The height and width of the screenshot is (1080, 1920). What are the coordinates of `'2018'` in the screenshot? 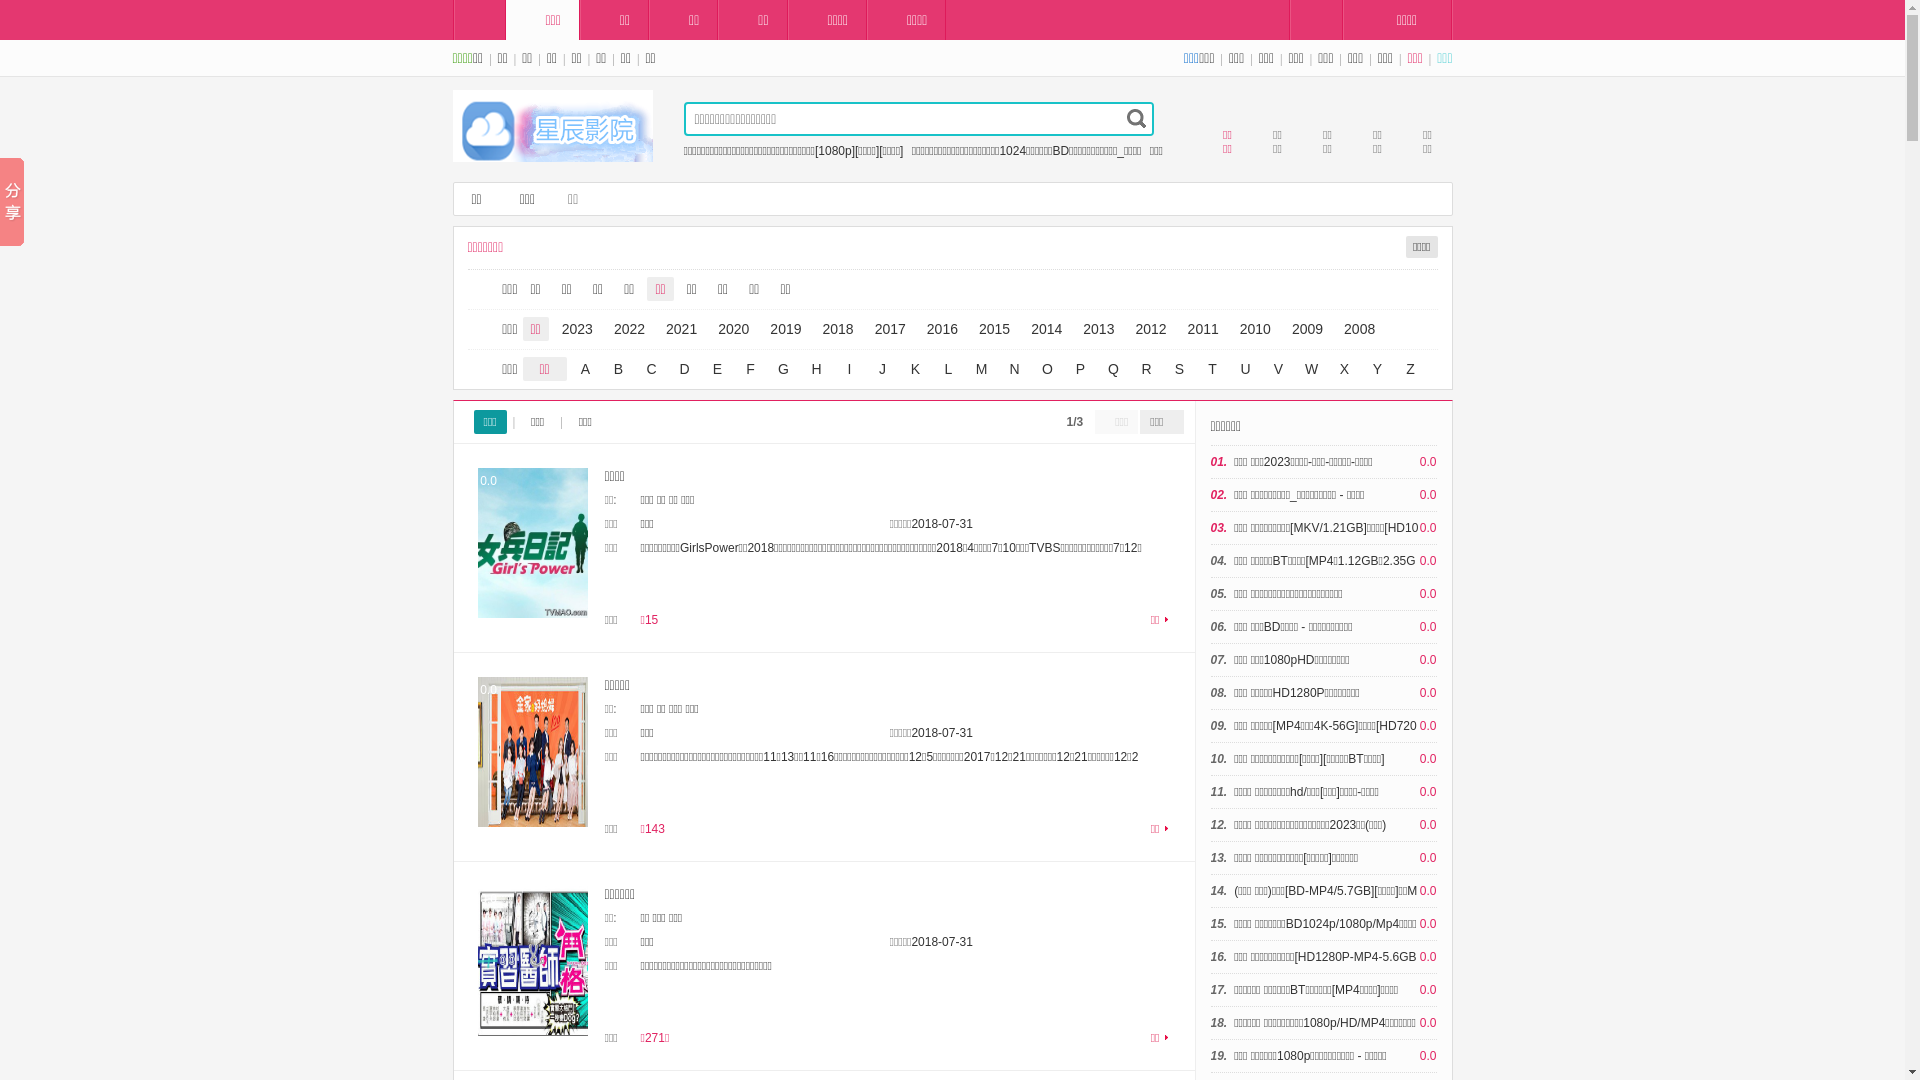 It's located at (815, 327).